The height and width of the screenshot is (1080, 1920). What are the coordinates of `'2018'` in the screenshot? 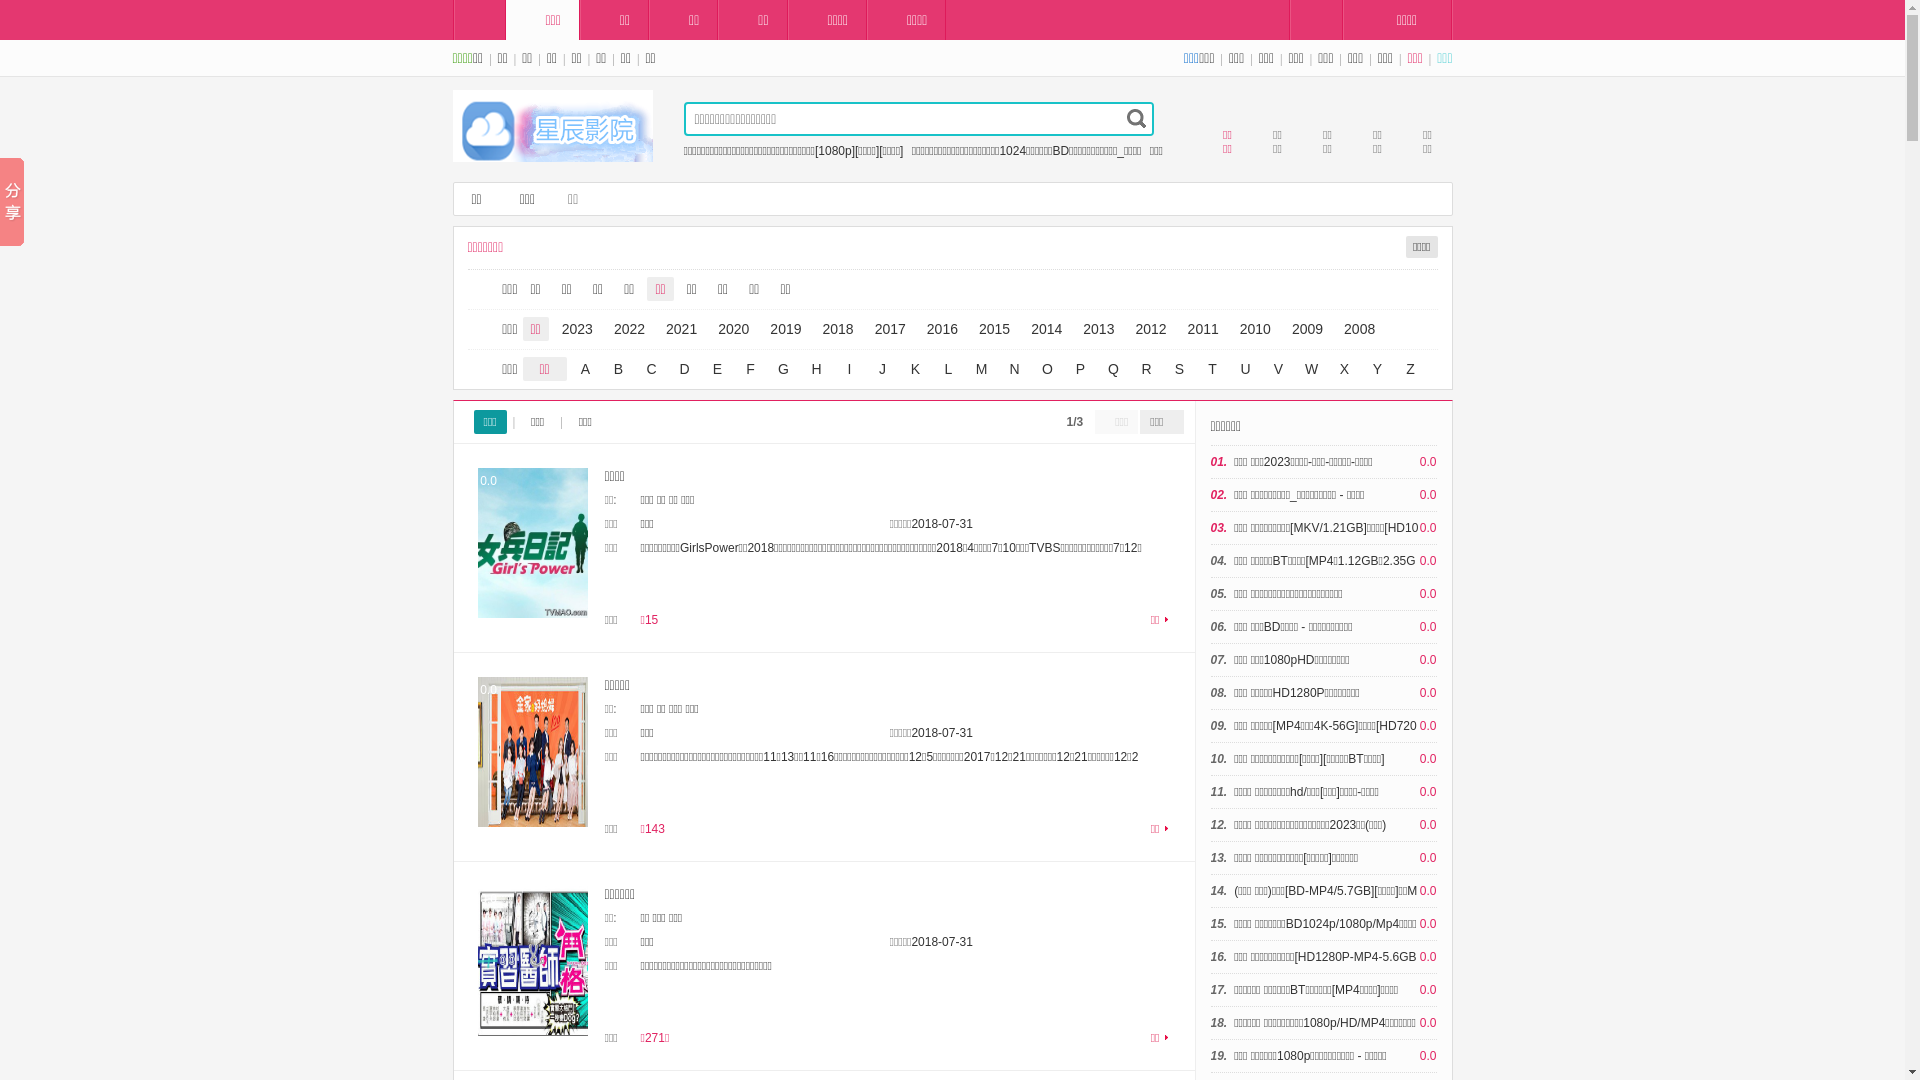 It's located at (815, 327).